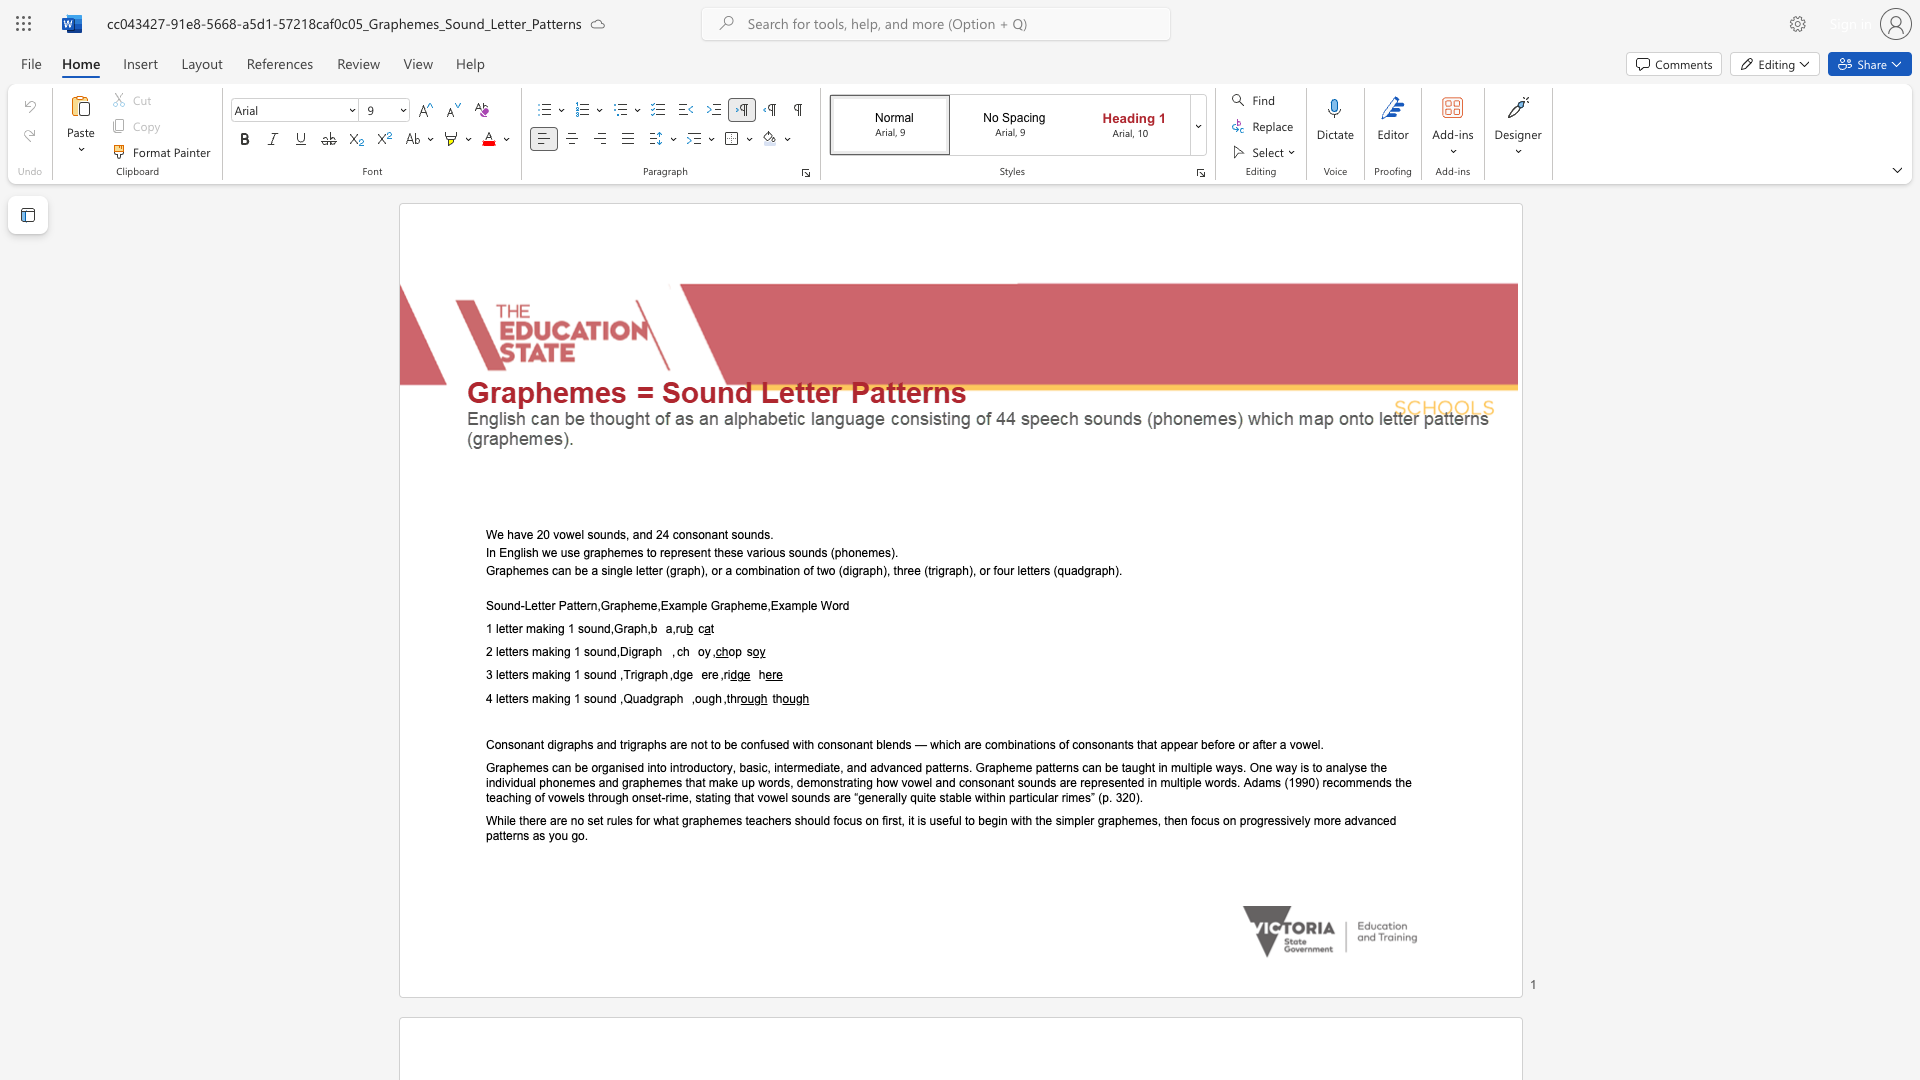 The width and height of the screenshot is (1920, 1080). Describe the element at coordinates (649, 697) in the screenshot. I see `the 2th character "d" in the text` at that location.